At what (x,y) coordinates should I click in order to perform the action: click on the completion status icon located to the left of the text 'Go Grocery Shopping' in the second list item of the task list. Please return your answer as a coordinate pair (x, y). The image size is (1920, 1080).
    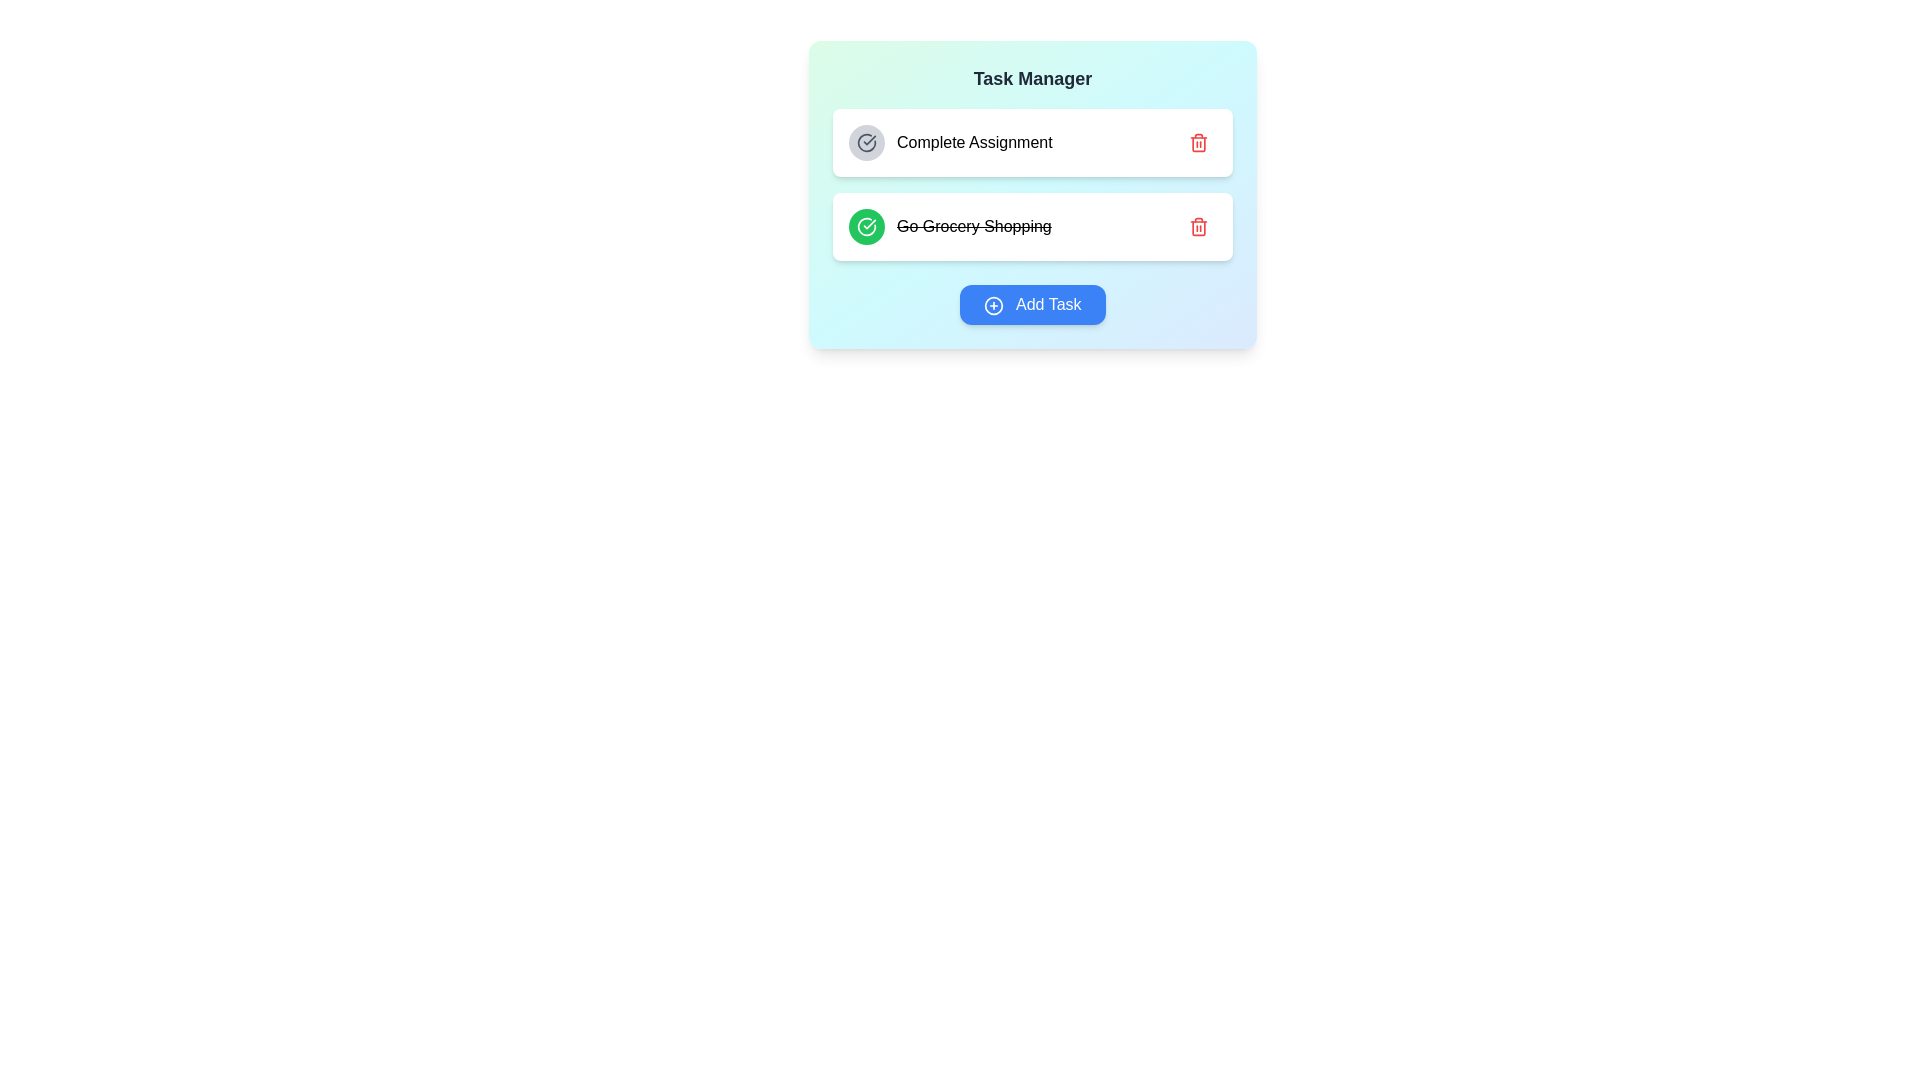
    Looking at the image, I should click on (867, 226).